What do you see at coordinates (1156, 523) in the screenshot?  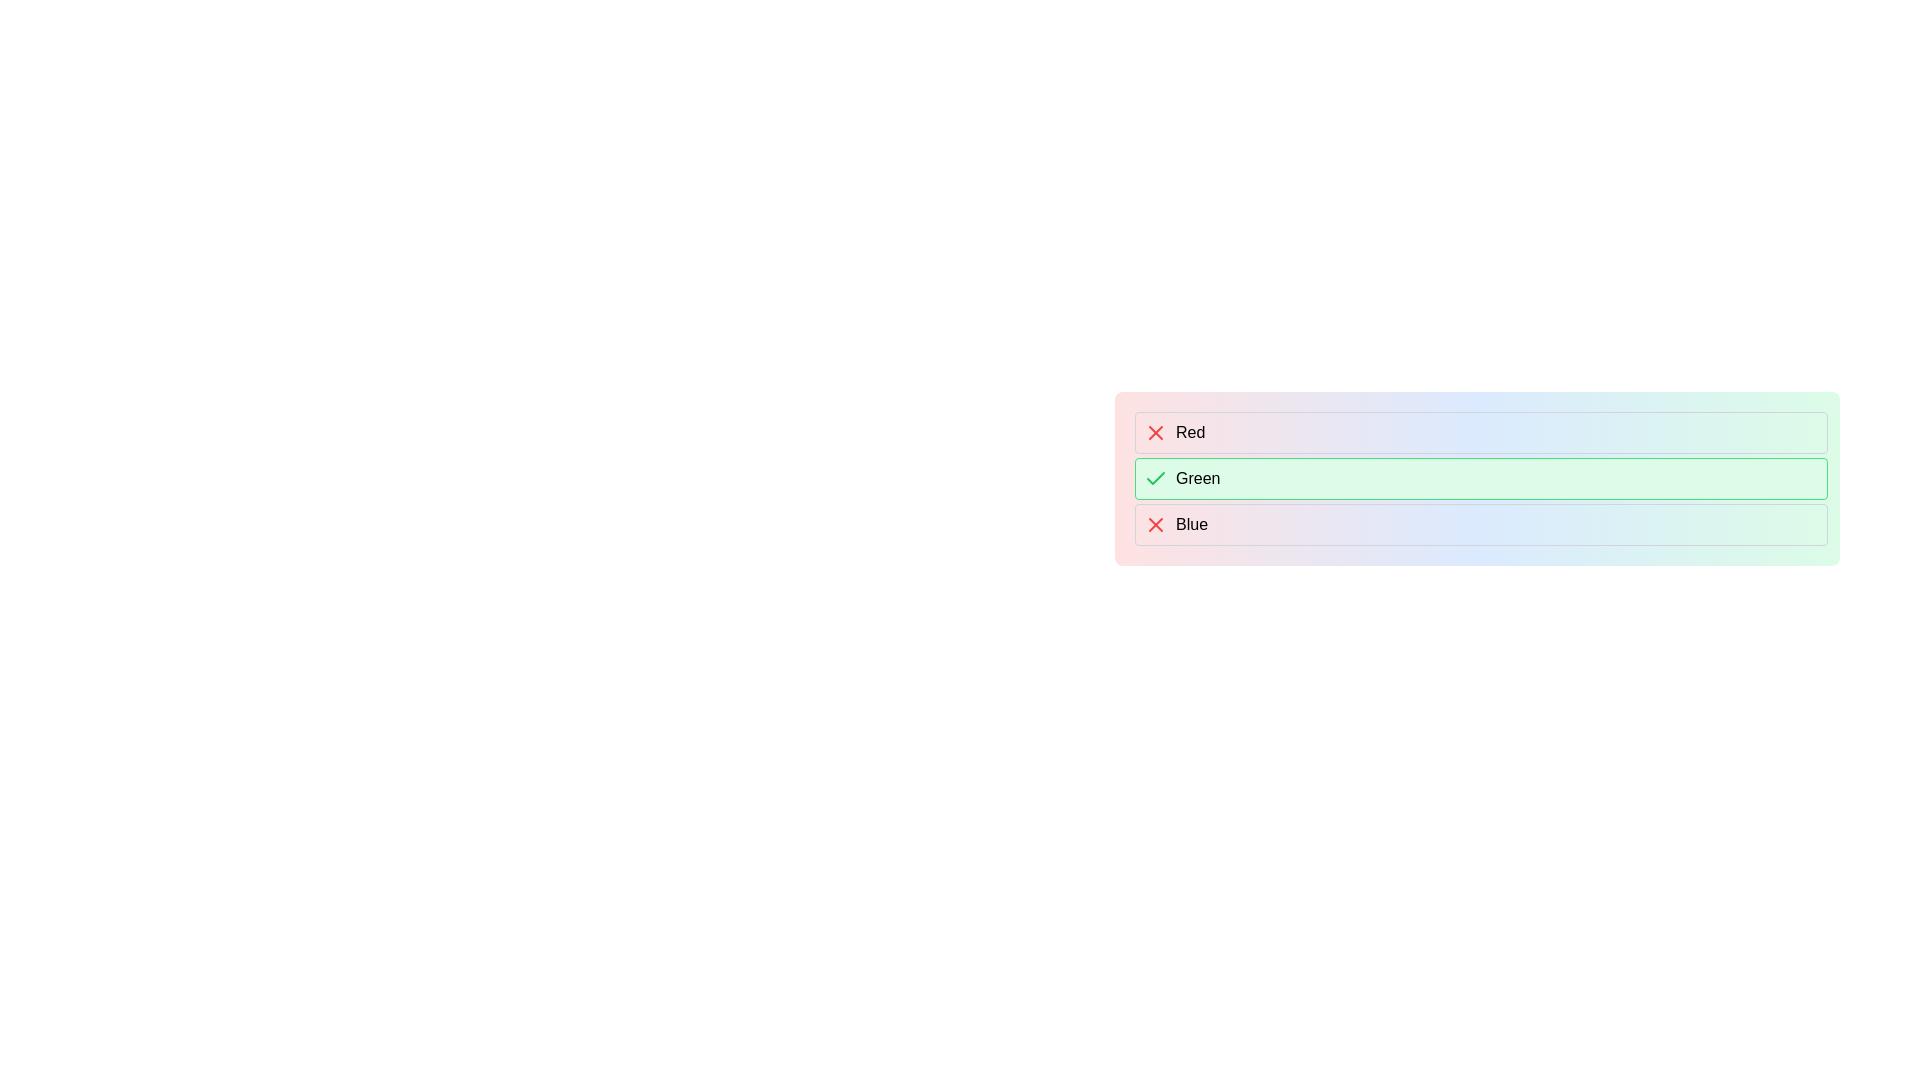 I see `the red 'X' close button located to the left of the word 'Blue' in the 'Blue' option row` at bounding box center [1156, 523].